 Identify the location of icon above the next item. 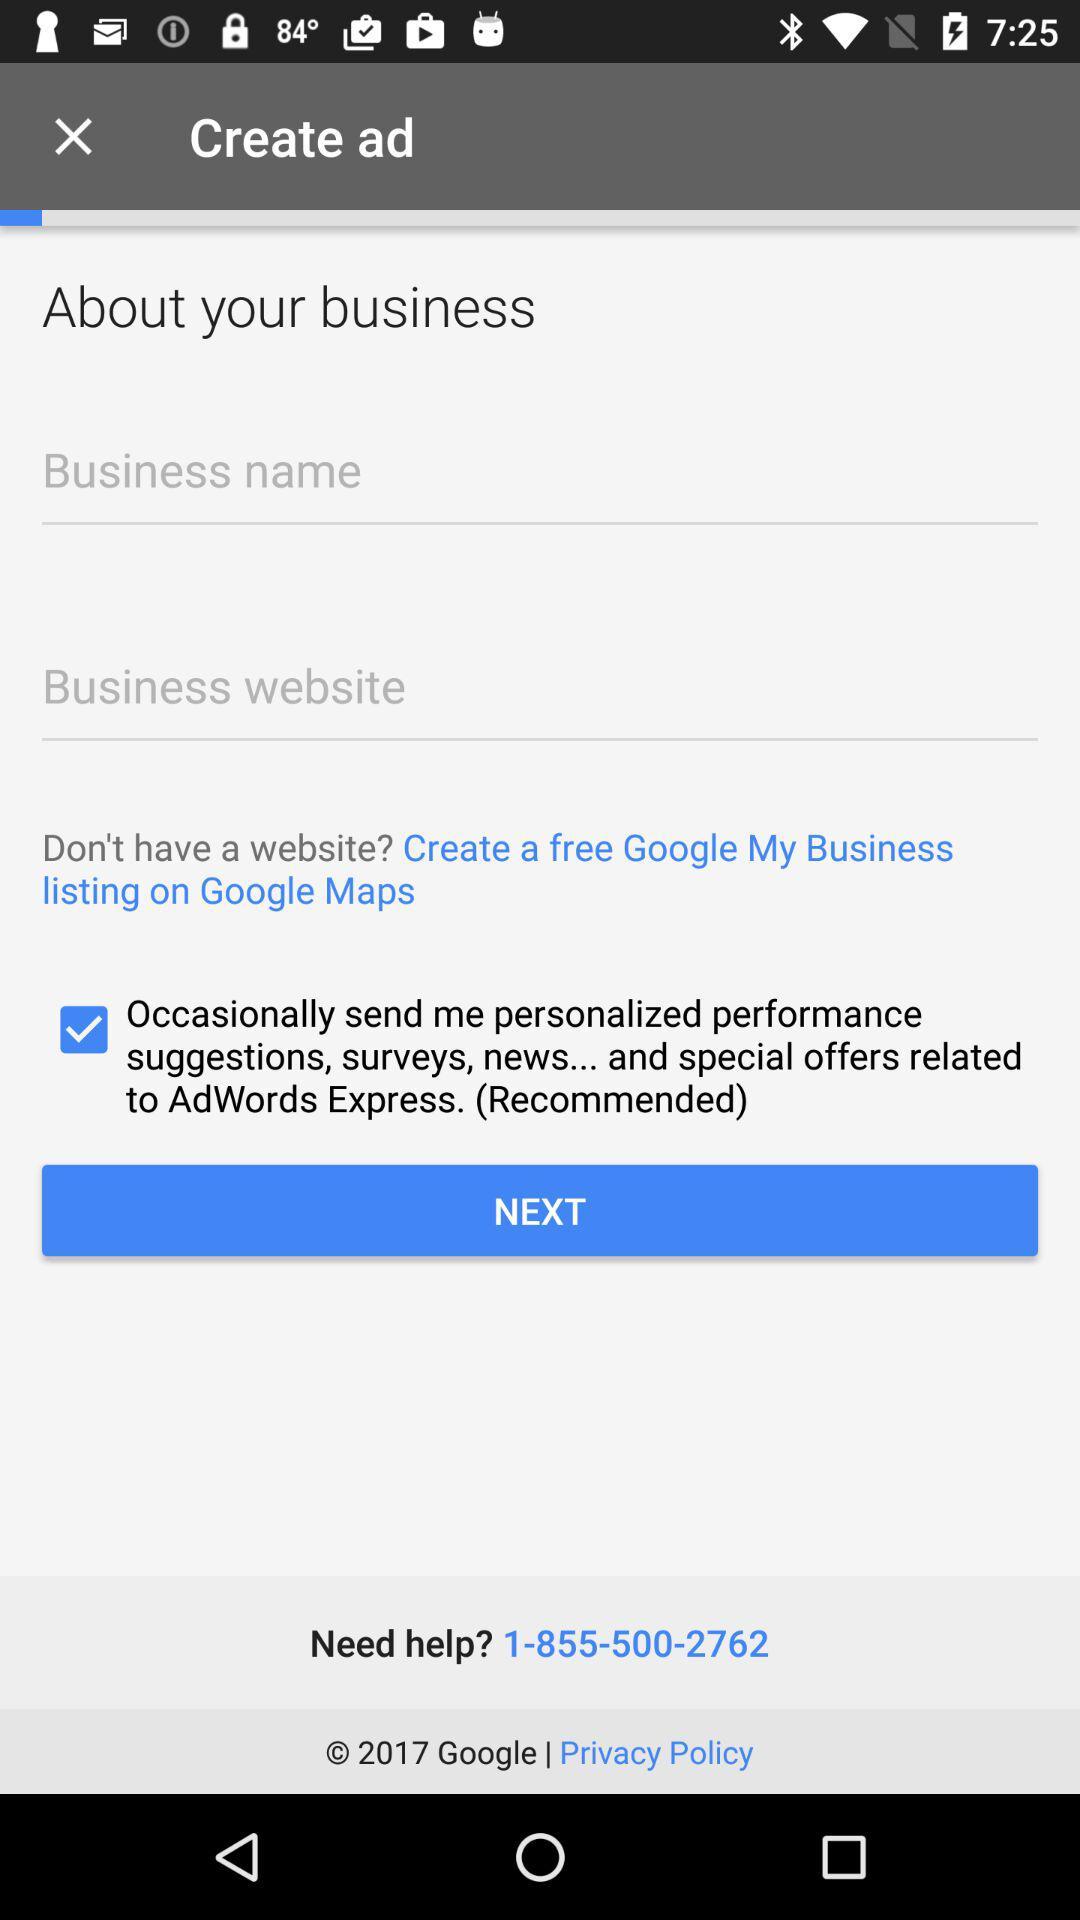
(540, 1054).